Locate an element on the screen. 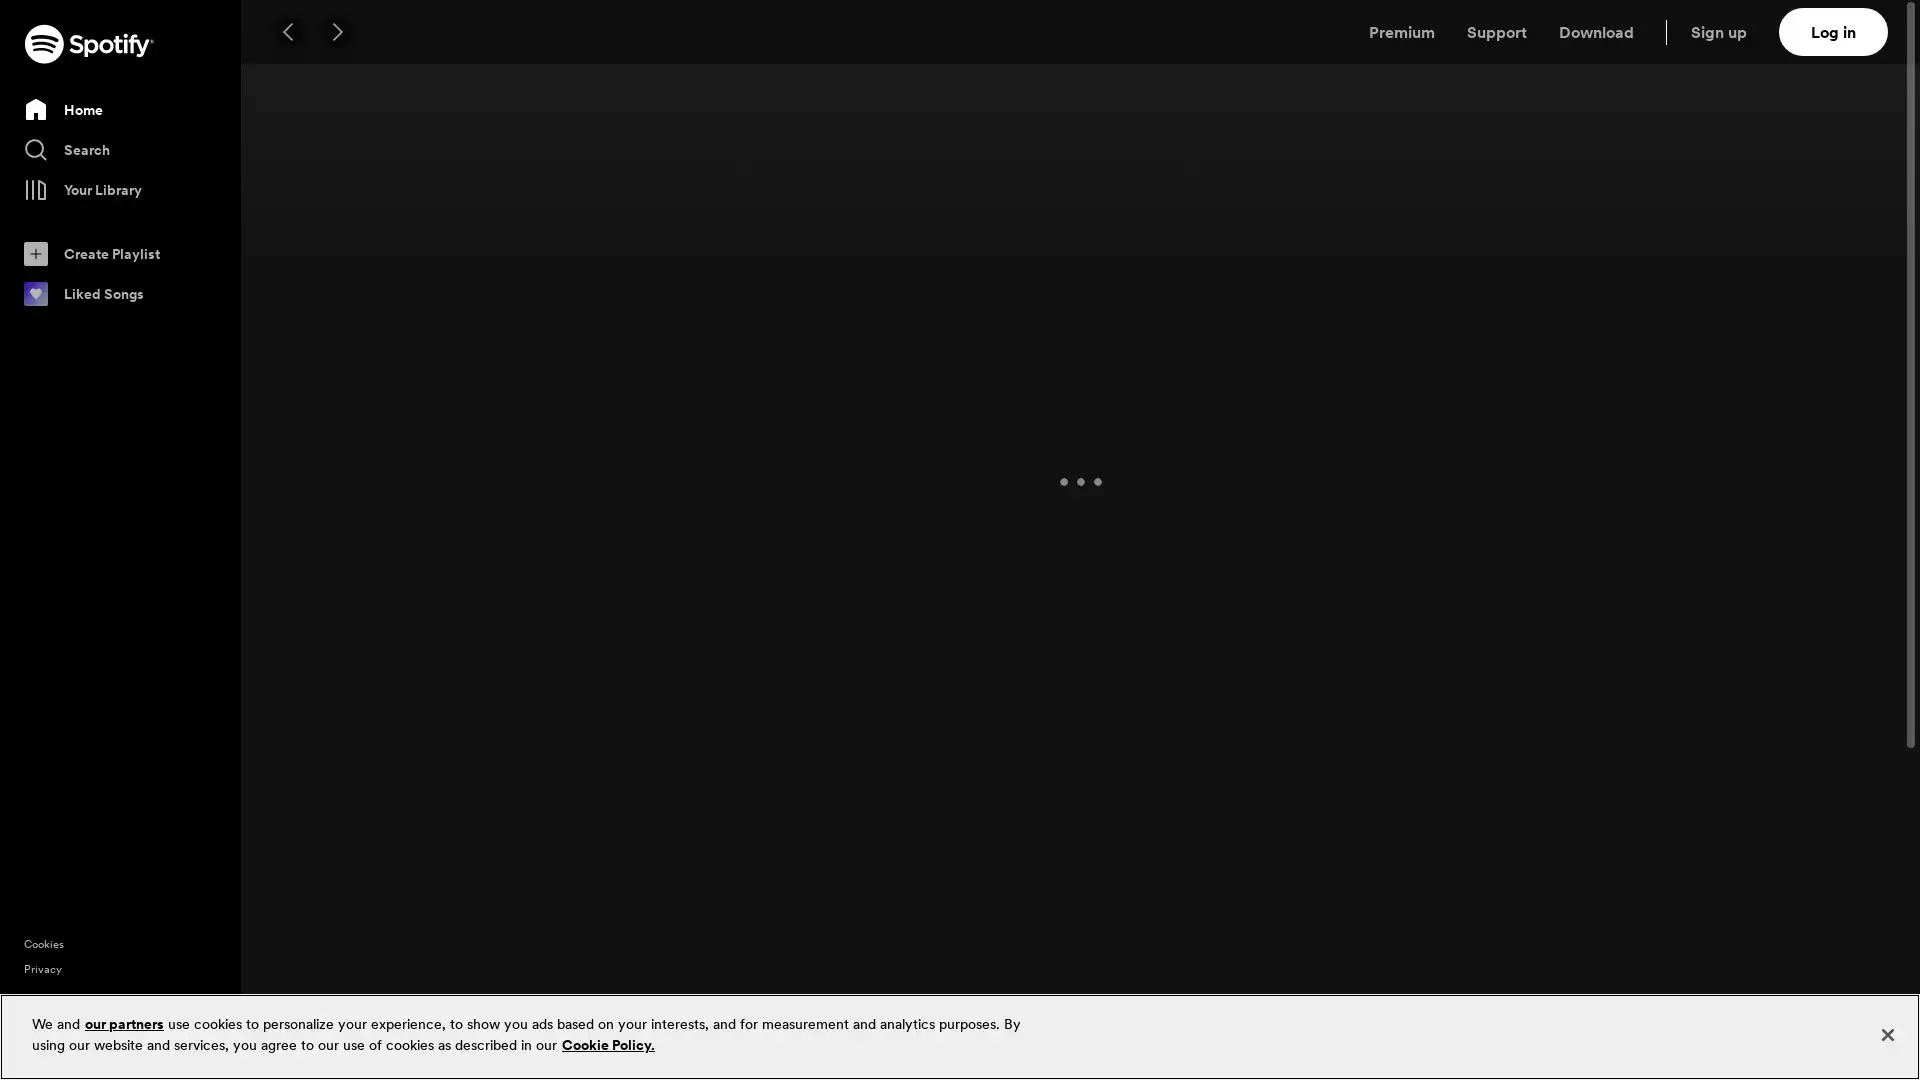  Play Peaceful Piano is located at coordinates (608, 640).